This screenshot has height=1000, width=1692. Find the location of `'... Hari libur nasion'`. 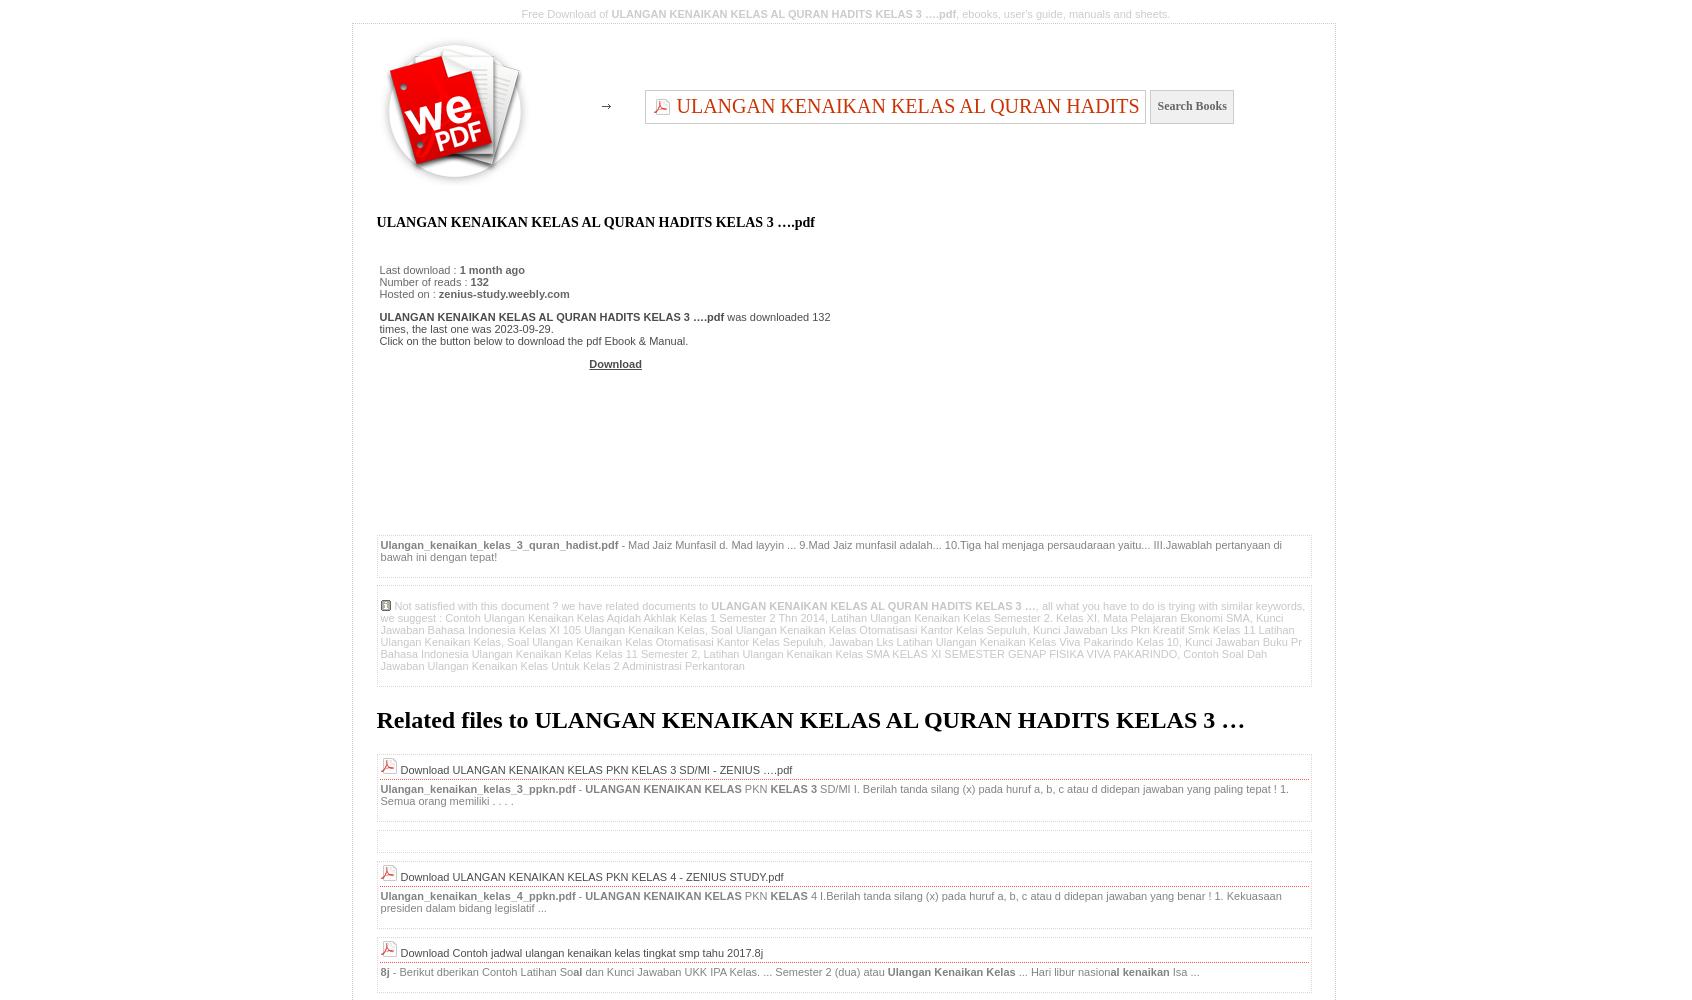

'... Hari libur nasion' is located at coordinates (1063, 970).